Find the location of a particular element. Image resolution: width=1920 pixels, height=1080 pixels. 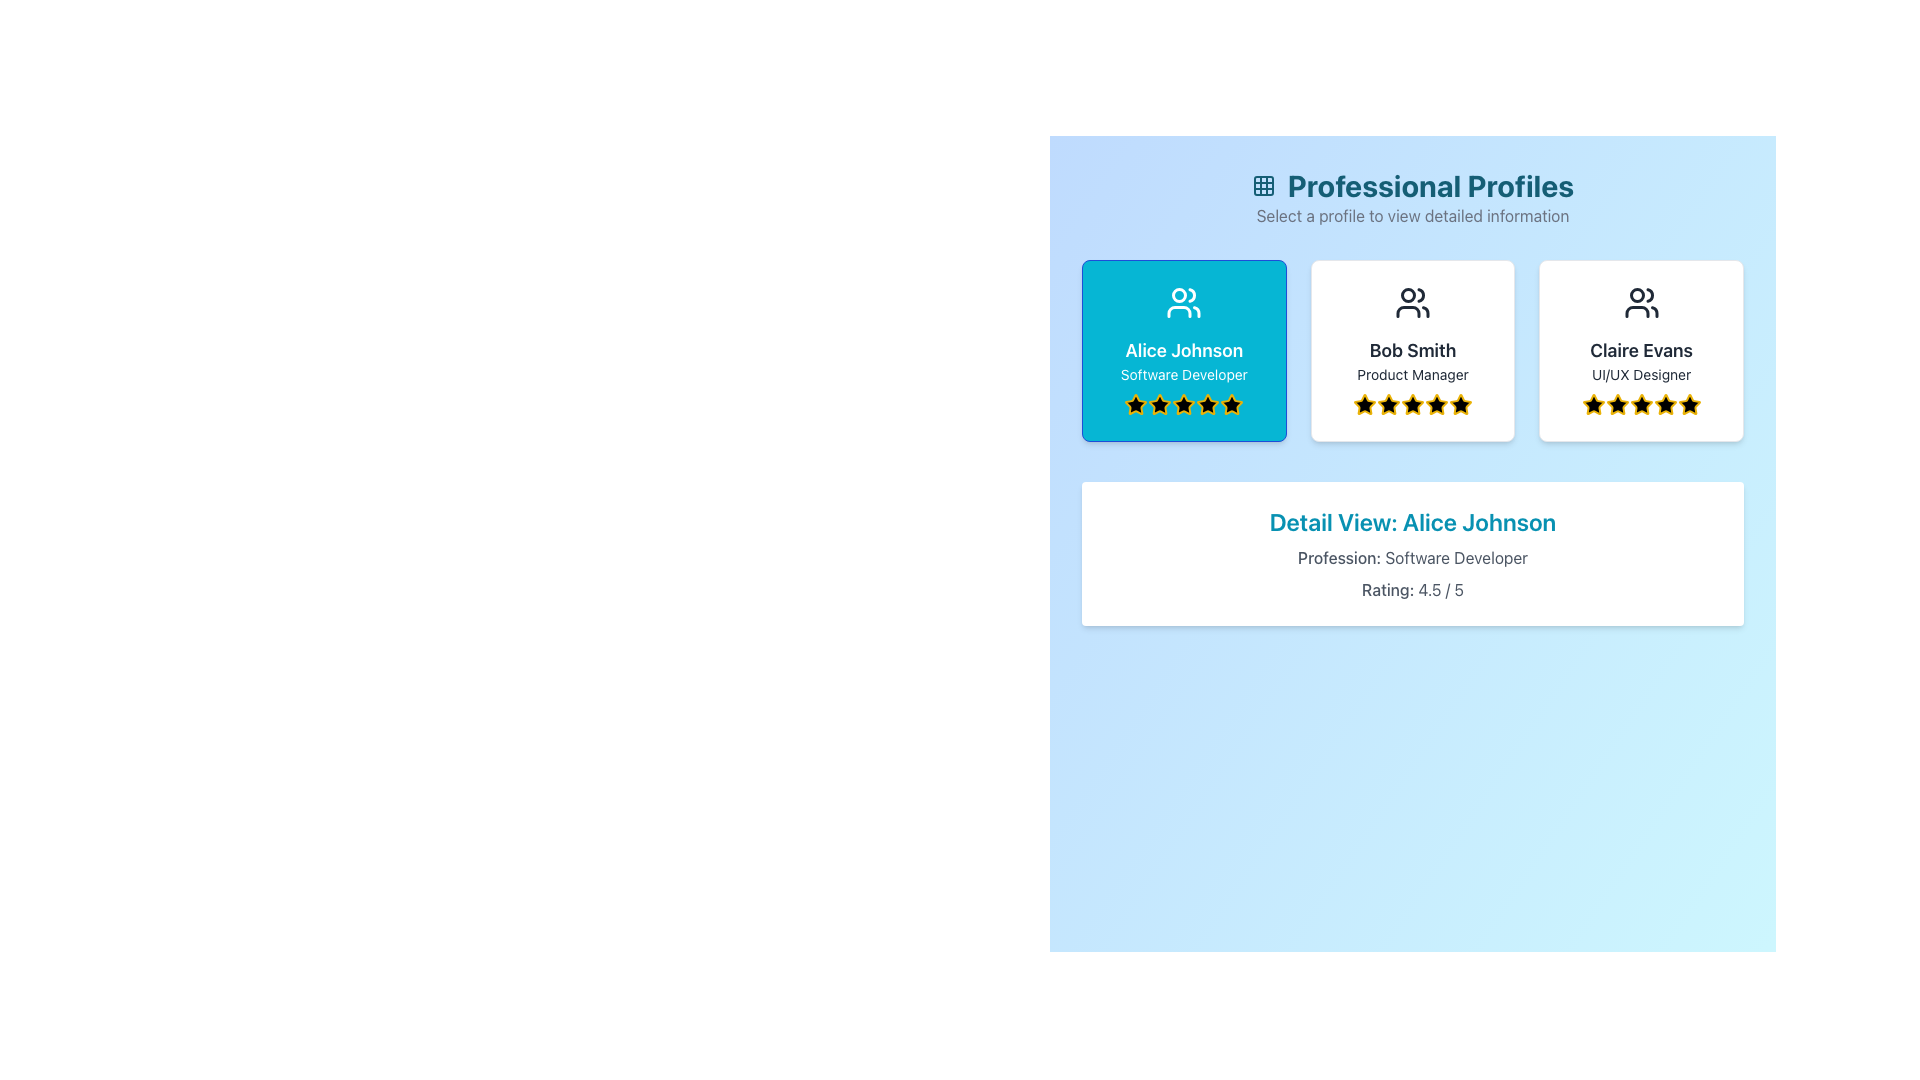

the user profile card for 'Alice Johnson', a Software Developer, represented by the icon at the center top of the card is located at coordinates (1184, 303).